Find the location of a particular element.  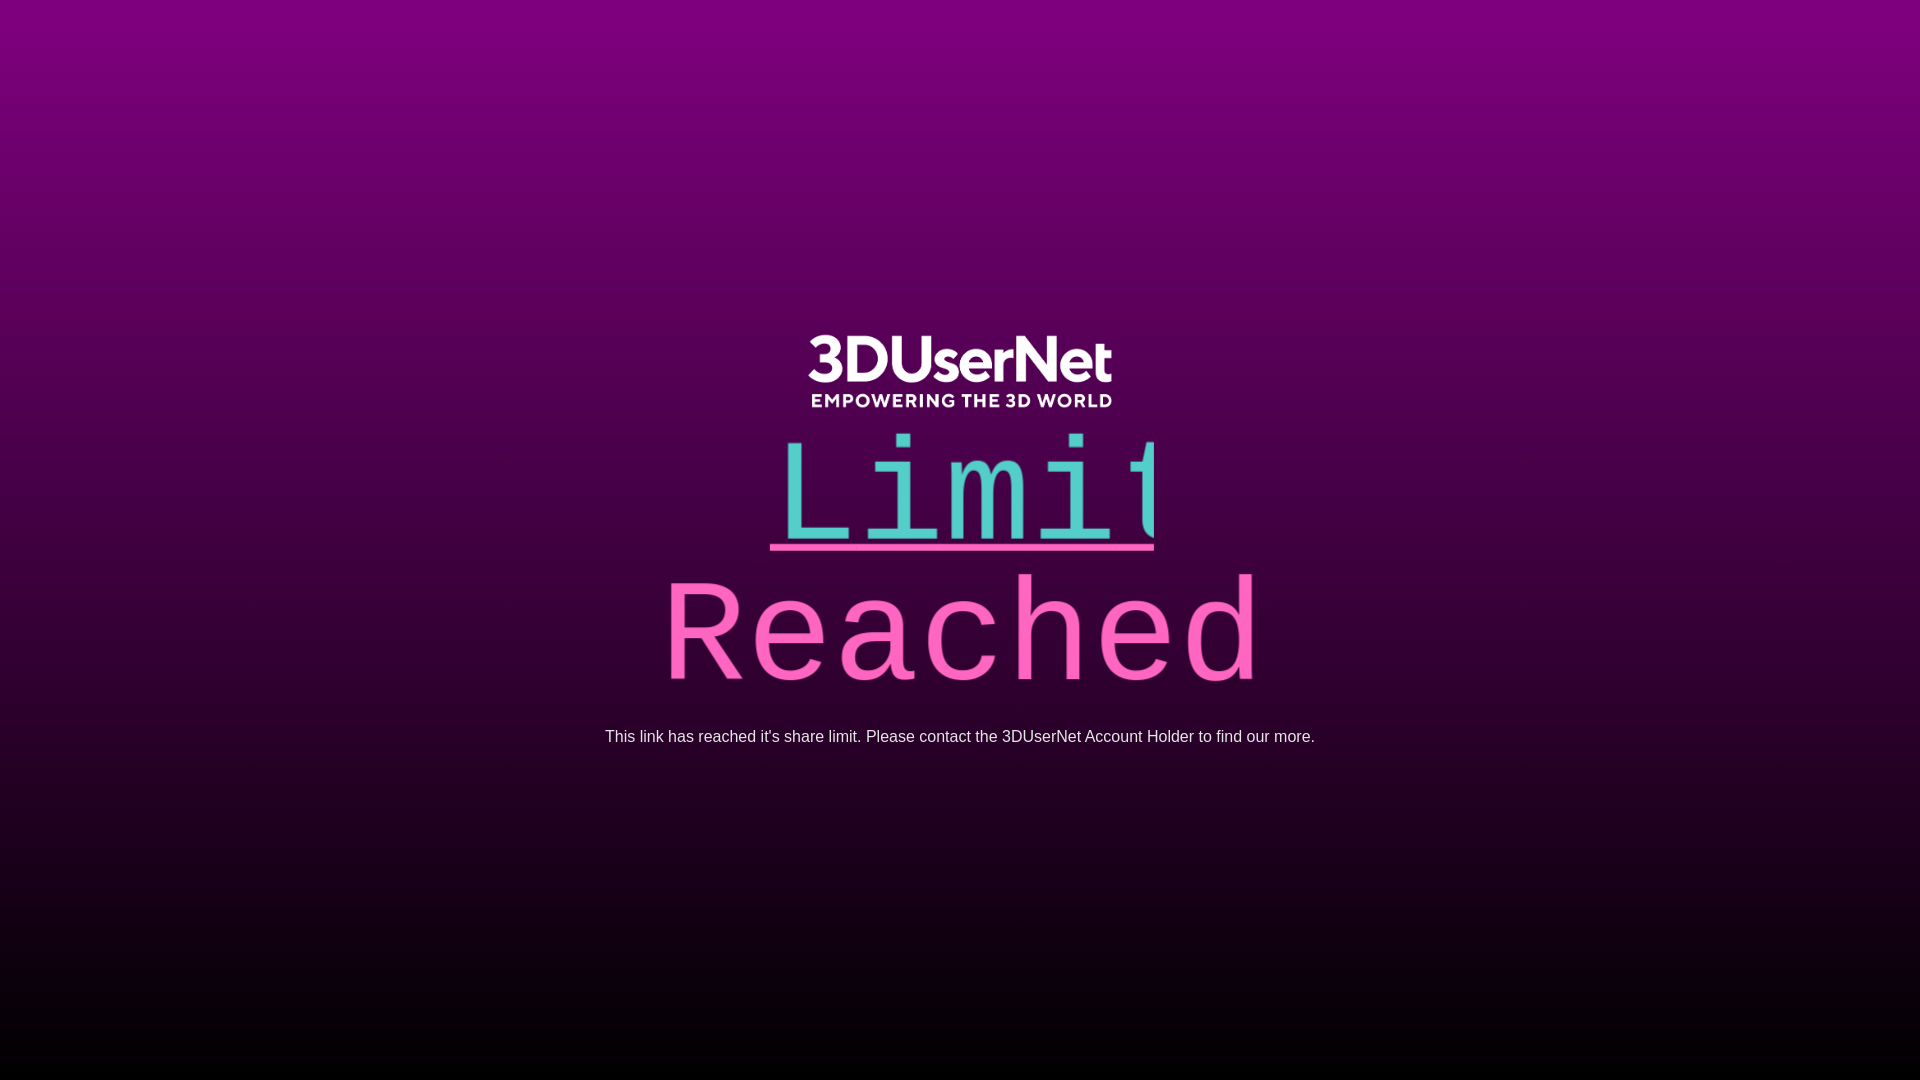

'3DUserNet.com' is located at coordinates (960, 370).